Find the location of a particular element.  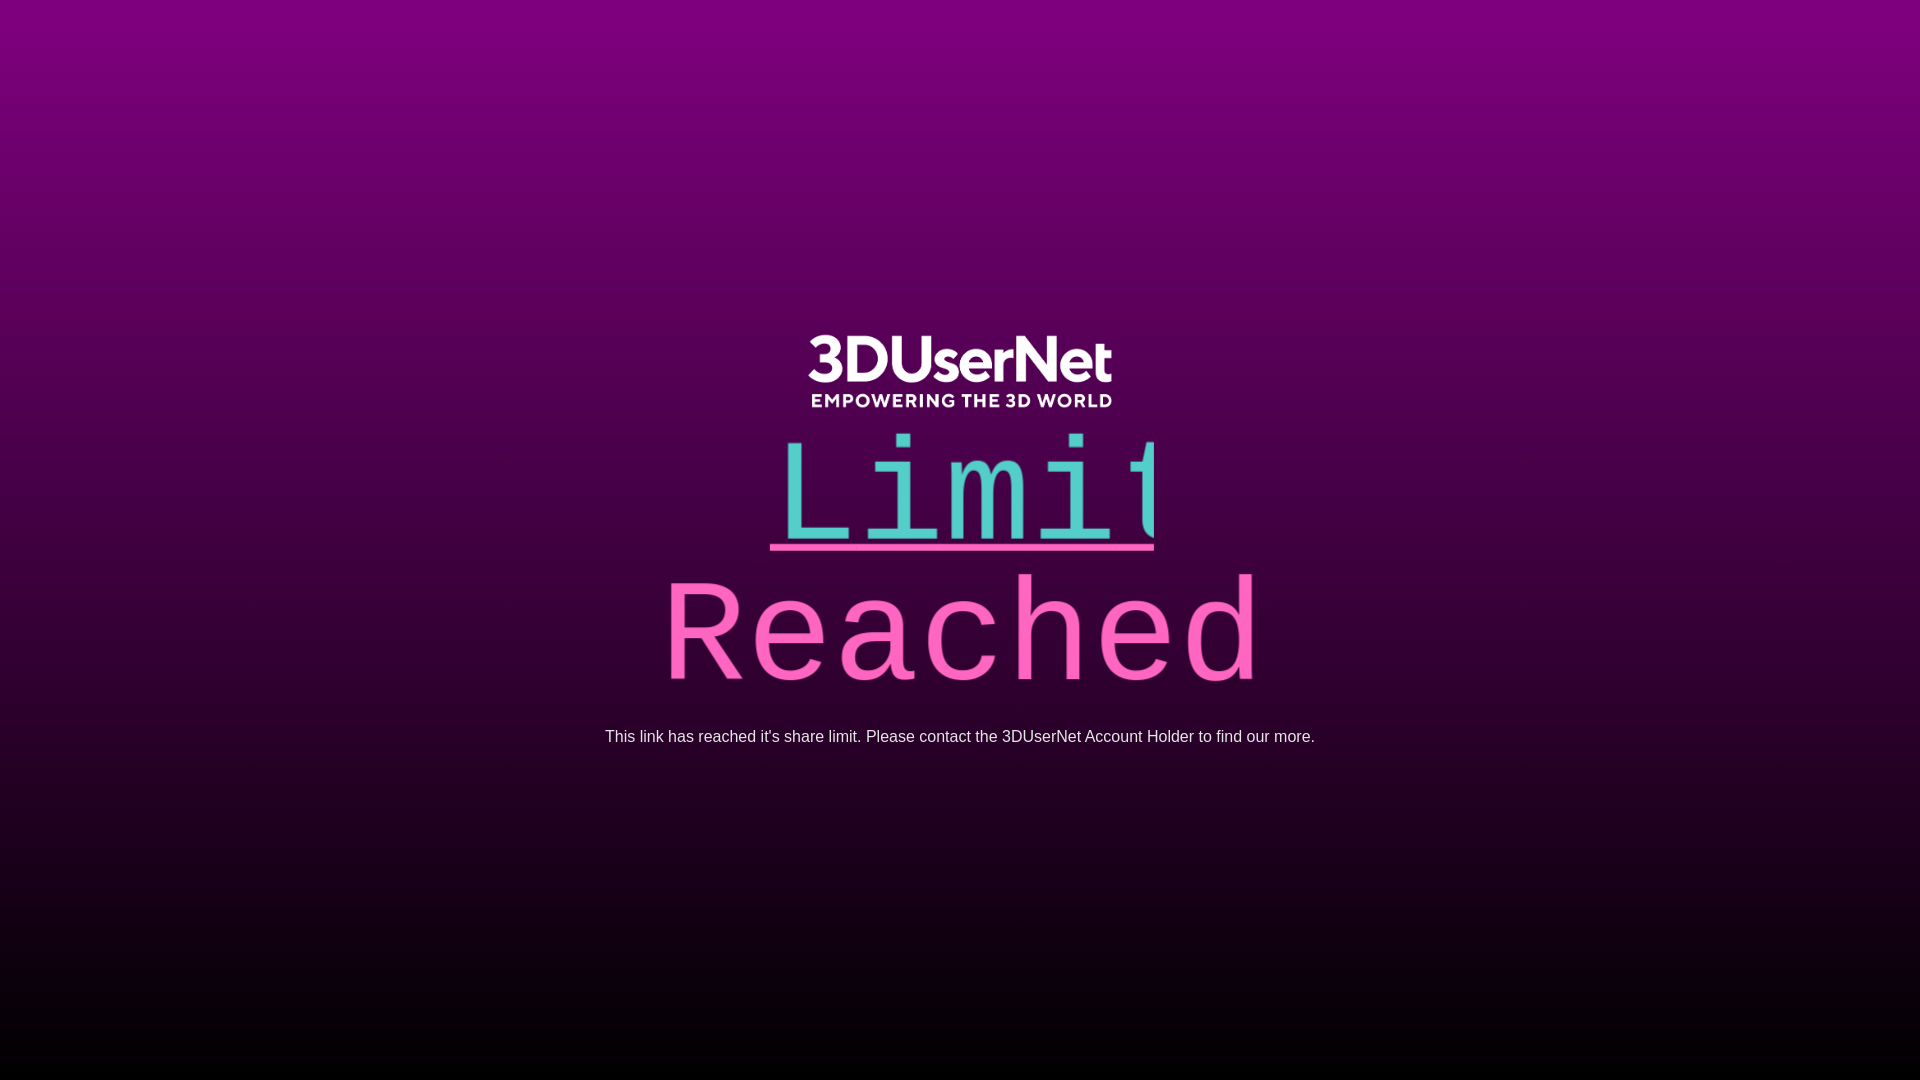

'3DUserNet.com' is located at coordinates (960, 370).